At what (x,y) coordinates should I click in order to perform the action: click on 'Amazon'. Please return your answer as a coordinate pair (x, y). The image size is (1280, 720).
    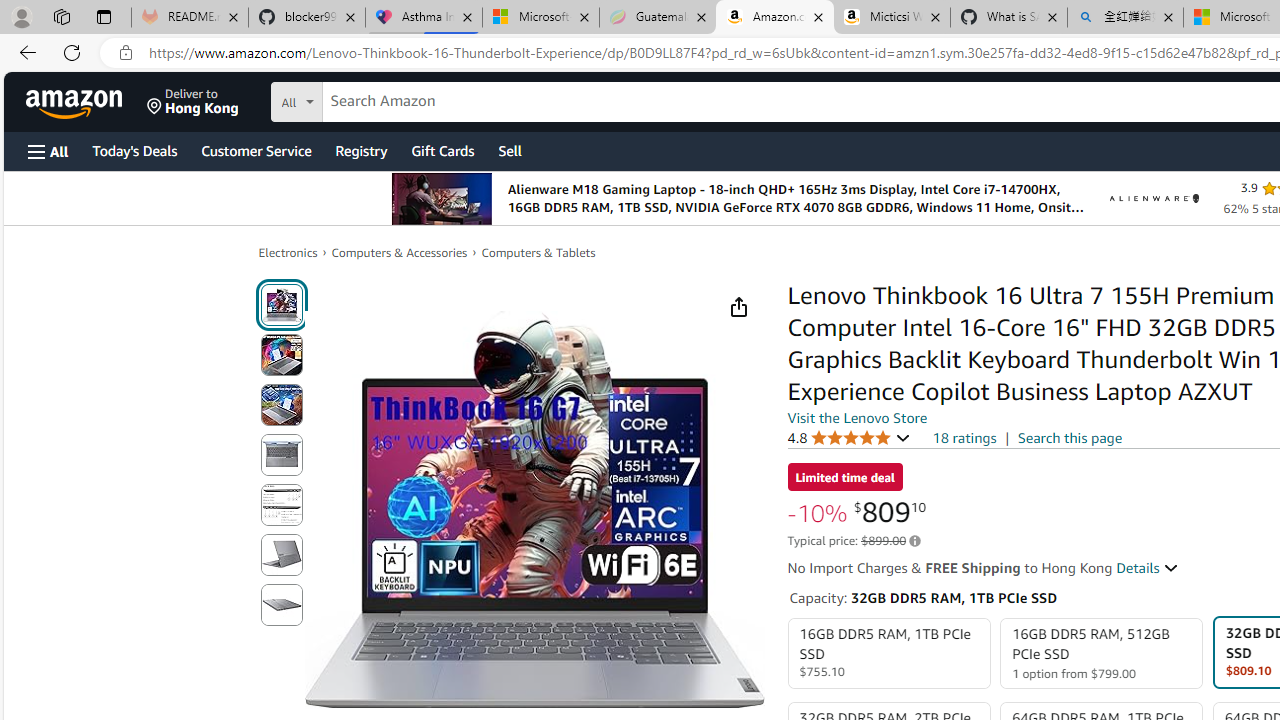
    Looking at the image, I should click on (76, 101).